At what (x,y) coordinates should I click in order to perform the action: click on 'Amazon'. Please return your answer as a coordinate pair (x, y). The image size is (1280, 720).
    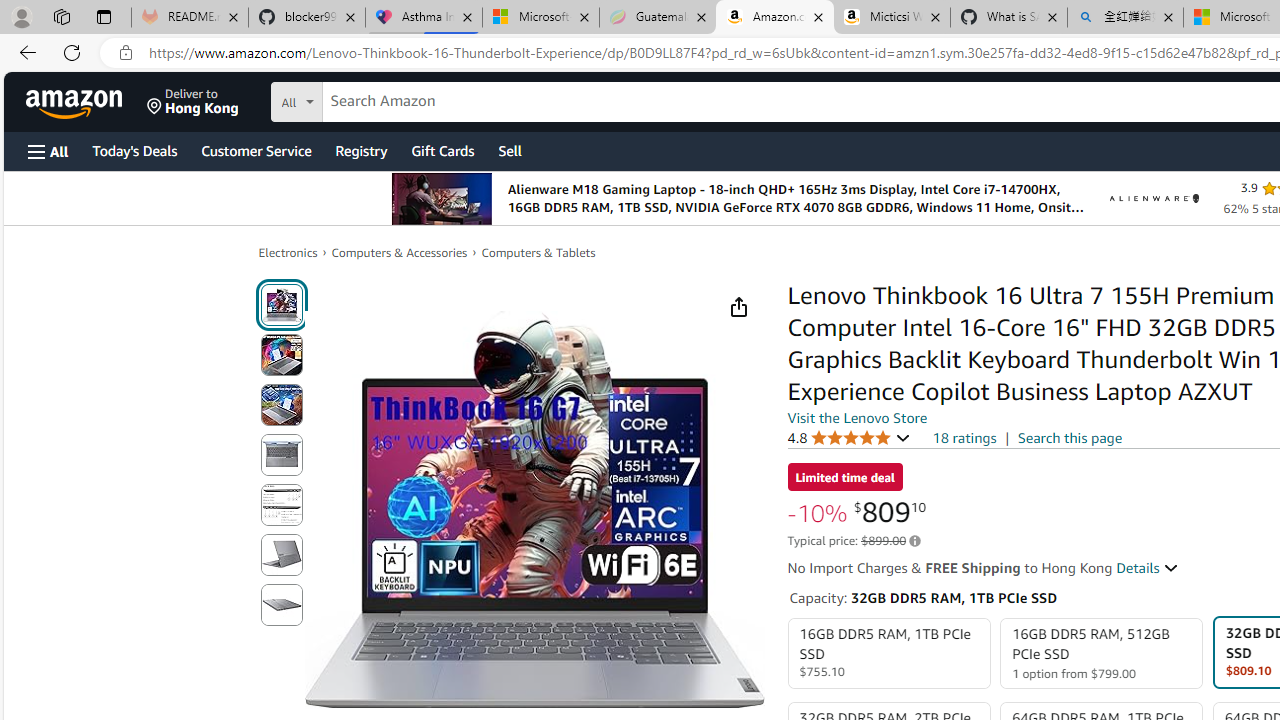
    Looking at the image, I should click on (76, 101).